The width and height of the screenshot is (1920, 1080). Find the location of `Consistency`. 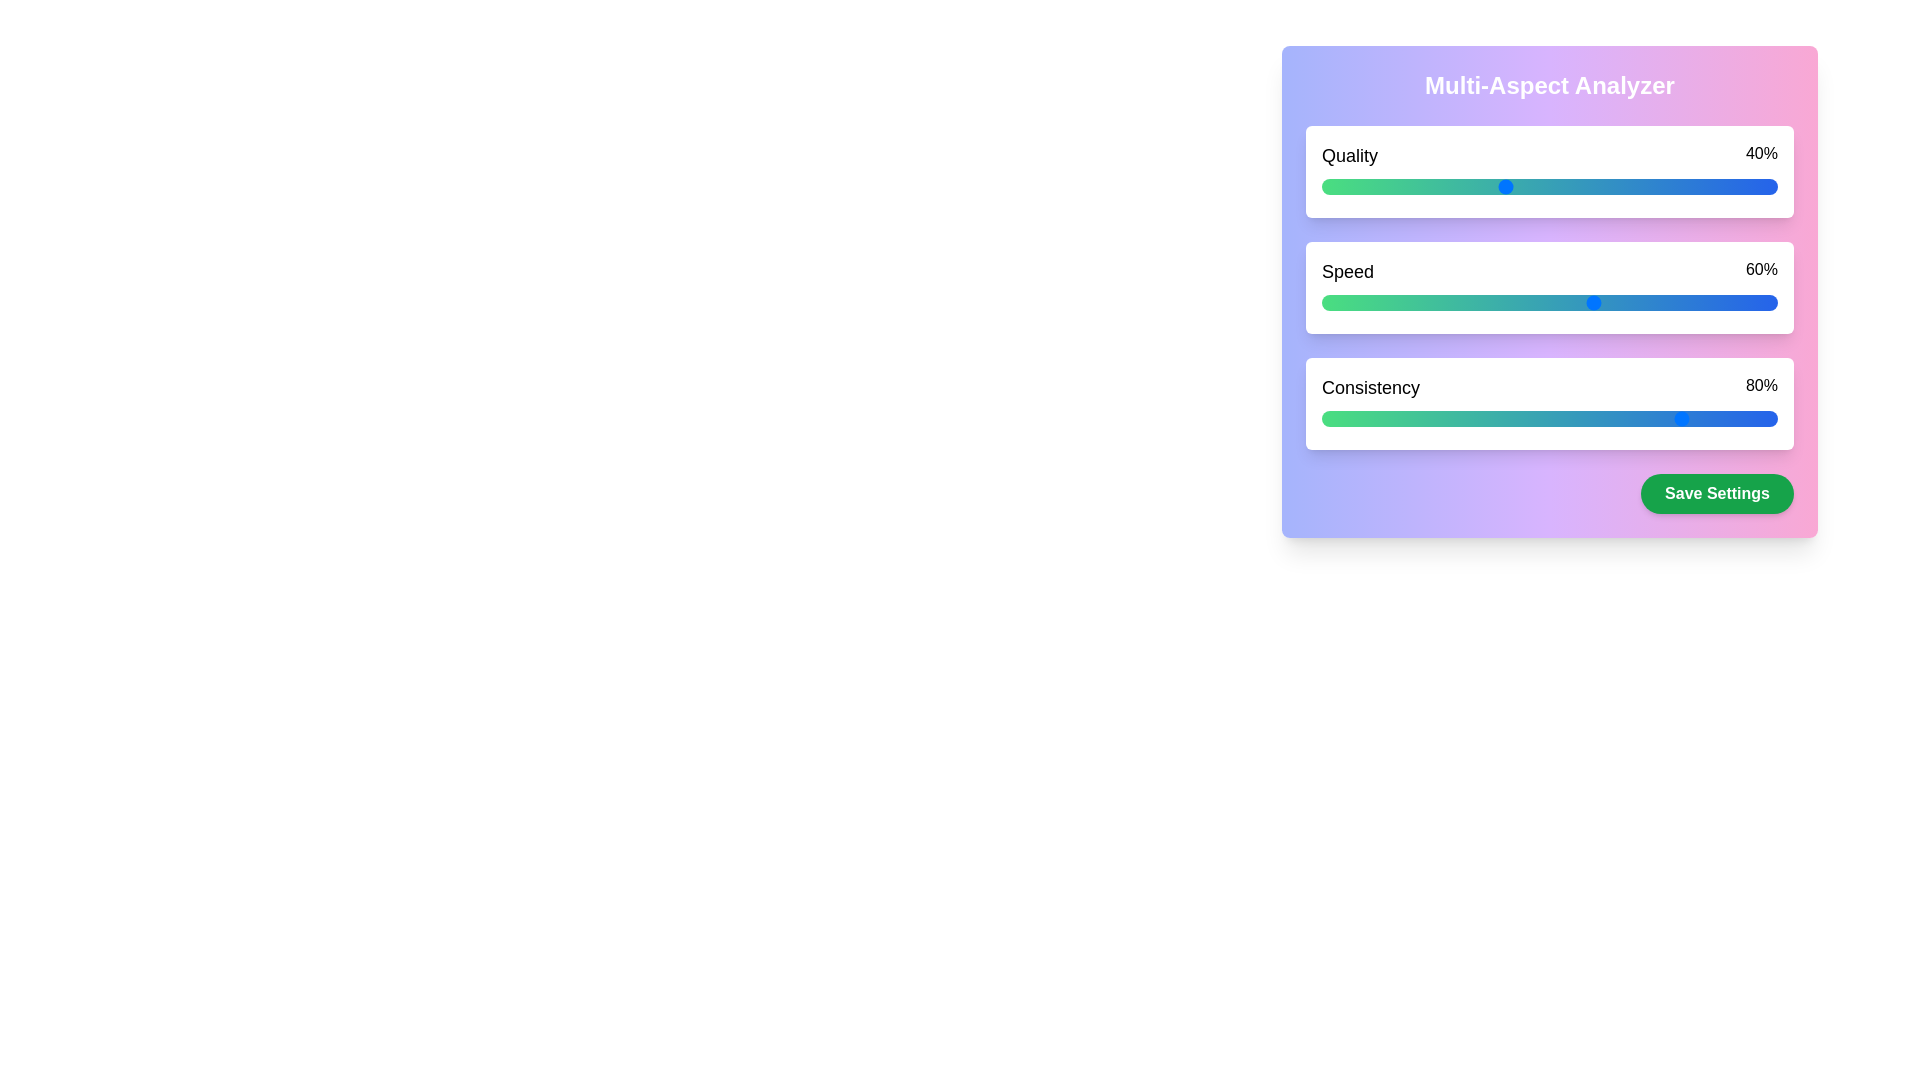

Consistency is located at coordinates (1659, 418).